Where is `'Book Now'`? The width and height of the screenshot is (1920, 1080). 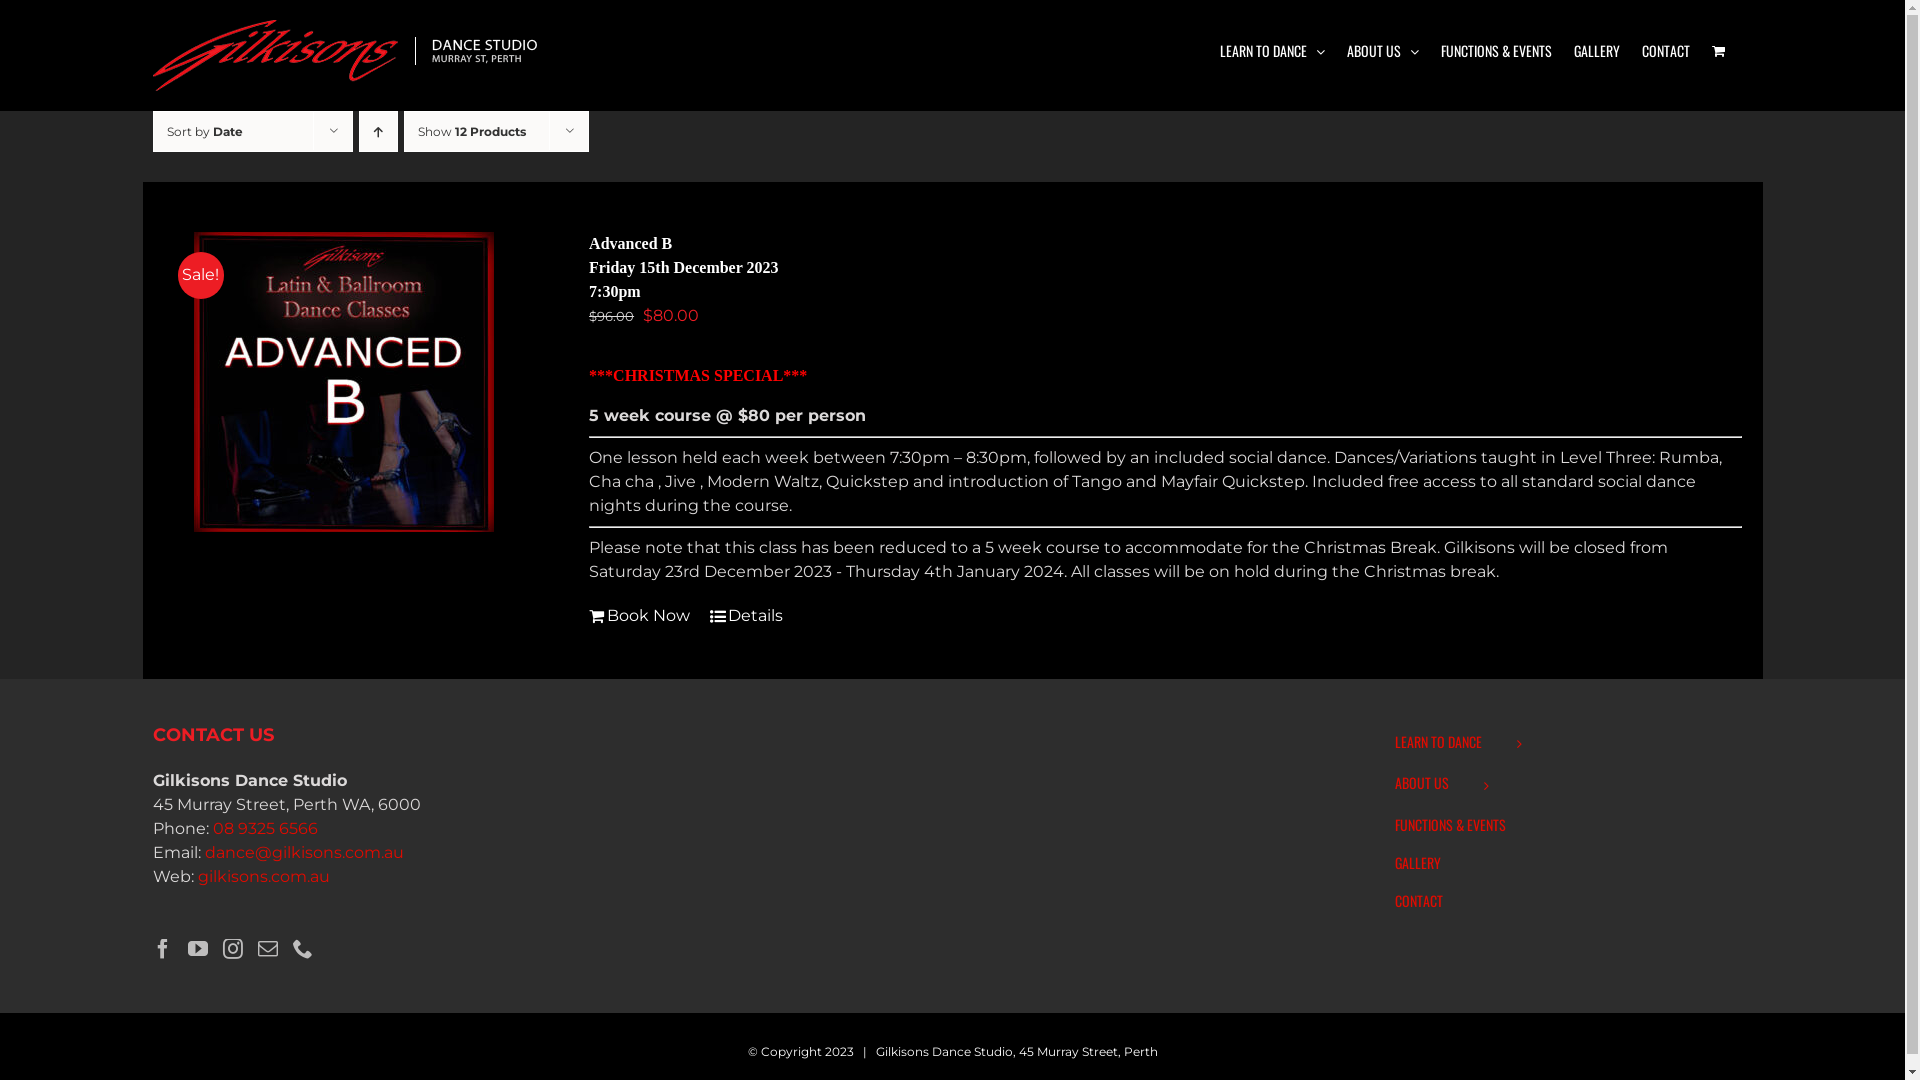 'Book Now' is located at coordinates (588, 615).